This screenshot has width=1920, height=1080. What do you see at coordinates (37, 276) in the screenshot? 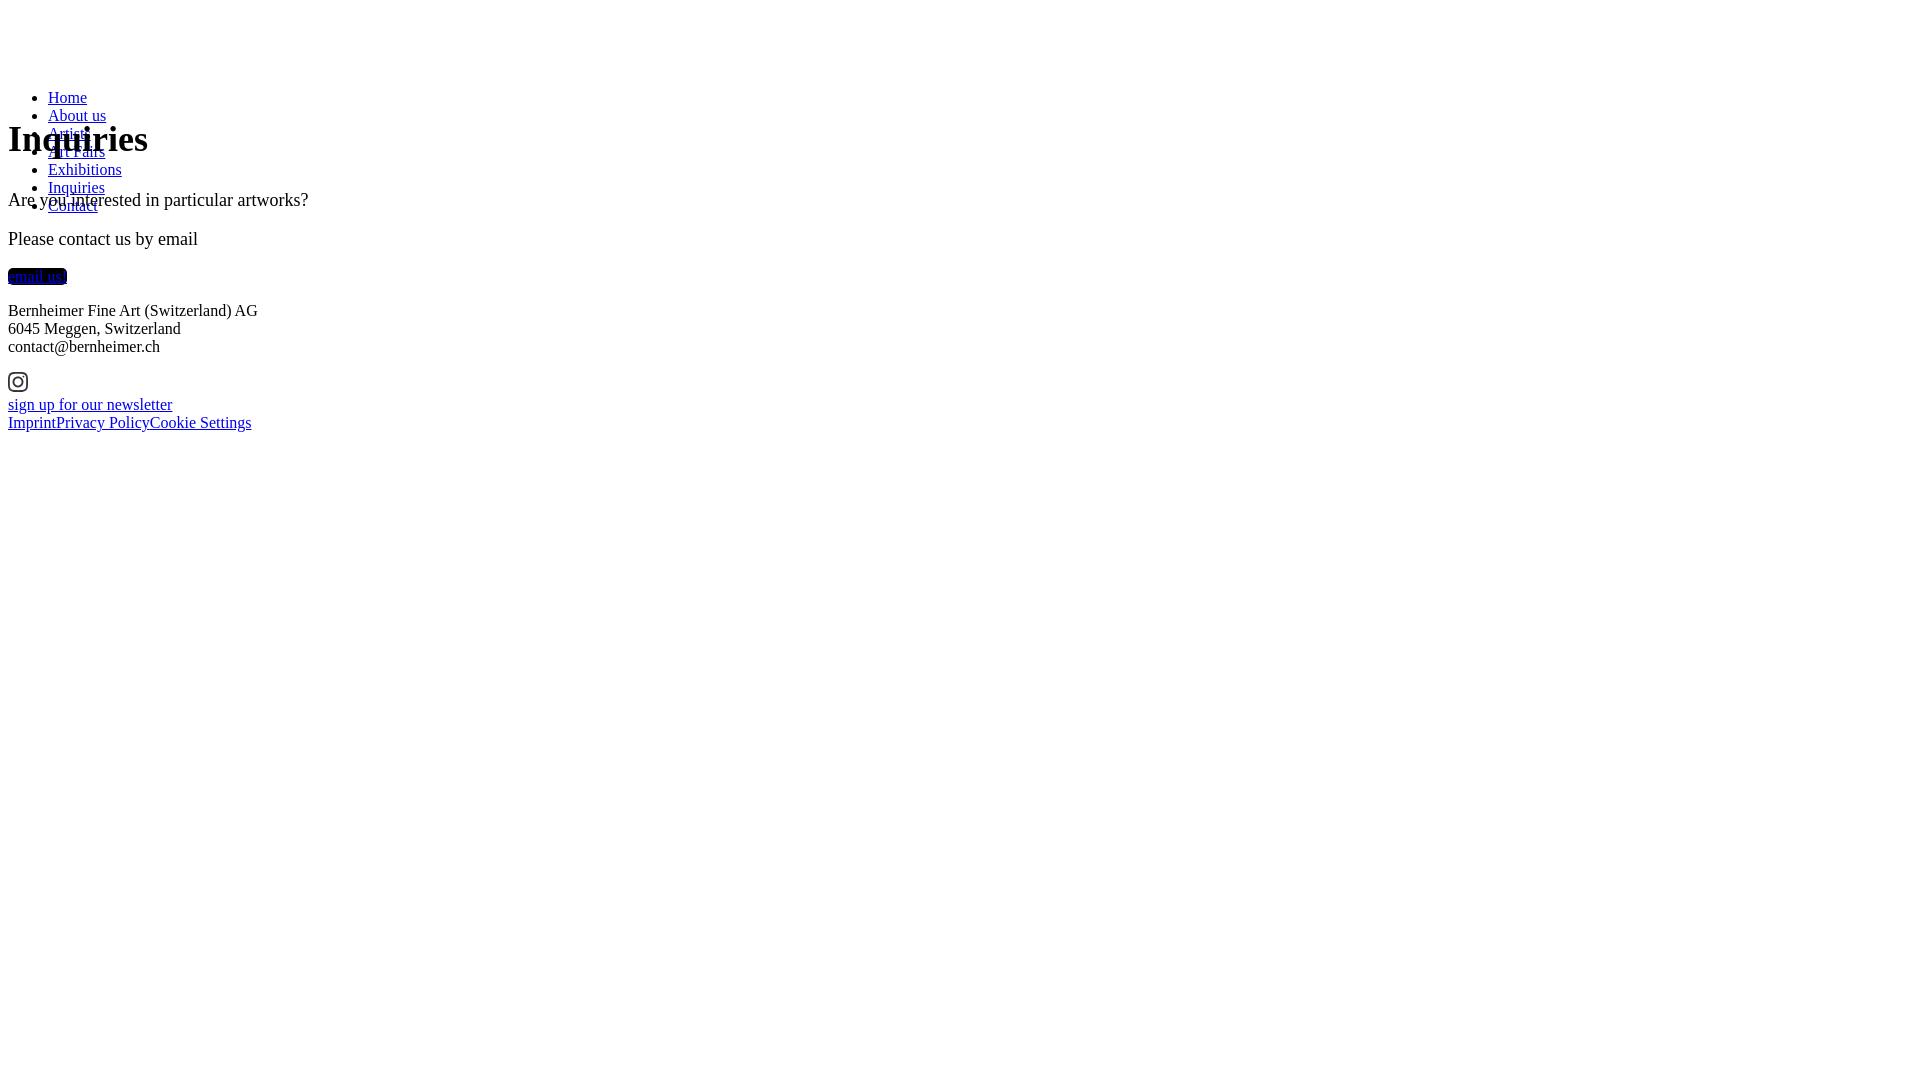
I see `'email us!'` at bounding box center [37, 276].